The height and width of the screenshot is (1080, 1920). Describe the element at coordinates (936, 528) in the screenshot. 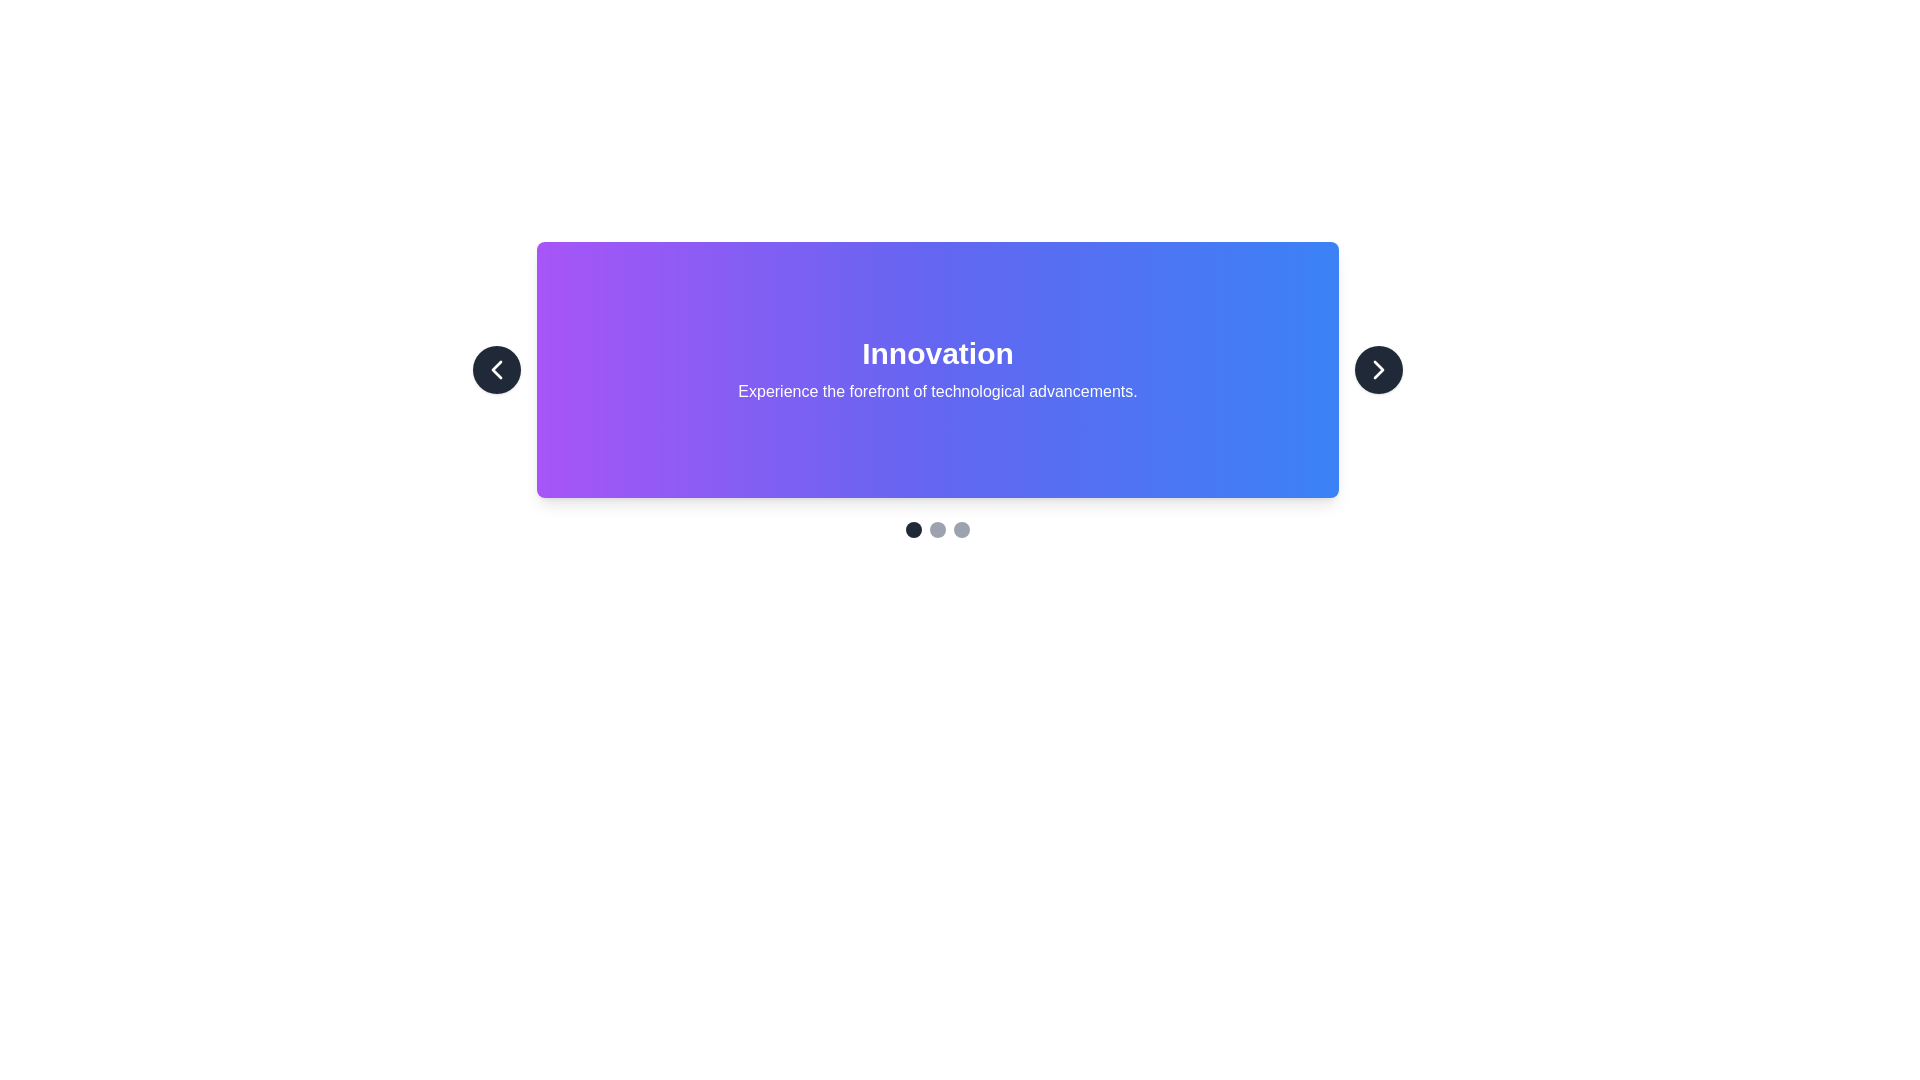

I see `the center navigation dot located below the 'Innovation' section` at that location.